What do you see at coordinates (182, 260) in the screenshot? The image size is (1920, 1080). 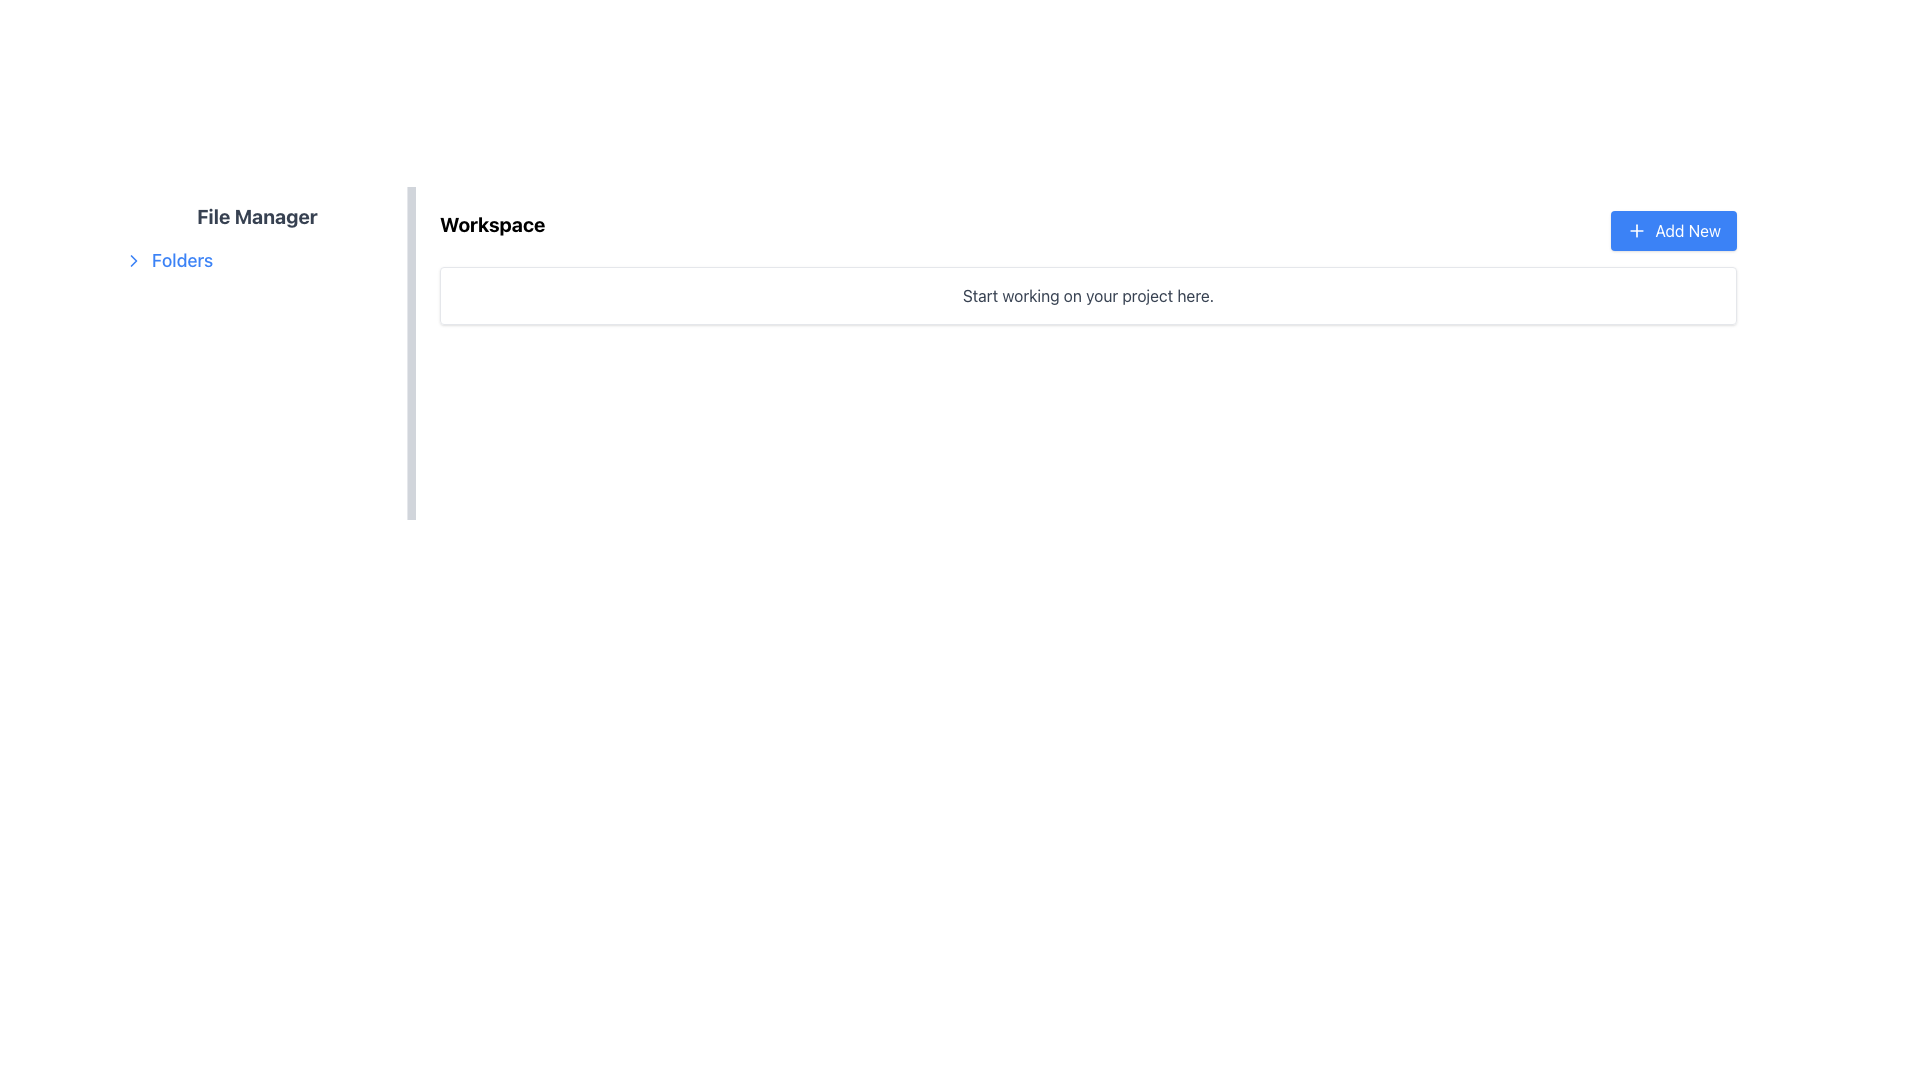 I see `the 'Folders' label in the left-hand sidebar, which is styled in blue with medium-weight font, located under 'File Manager' and next to a right-facing chevron icon` at bounding box center [182, 260].